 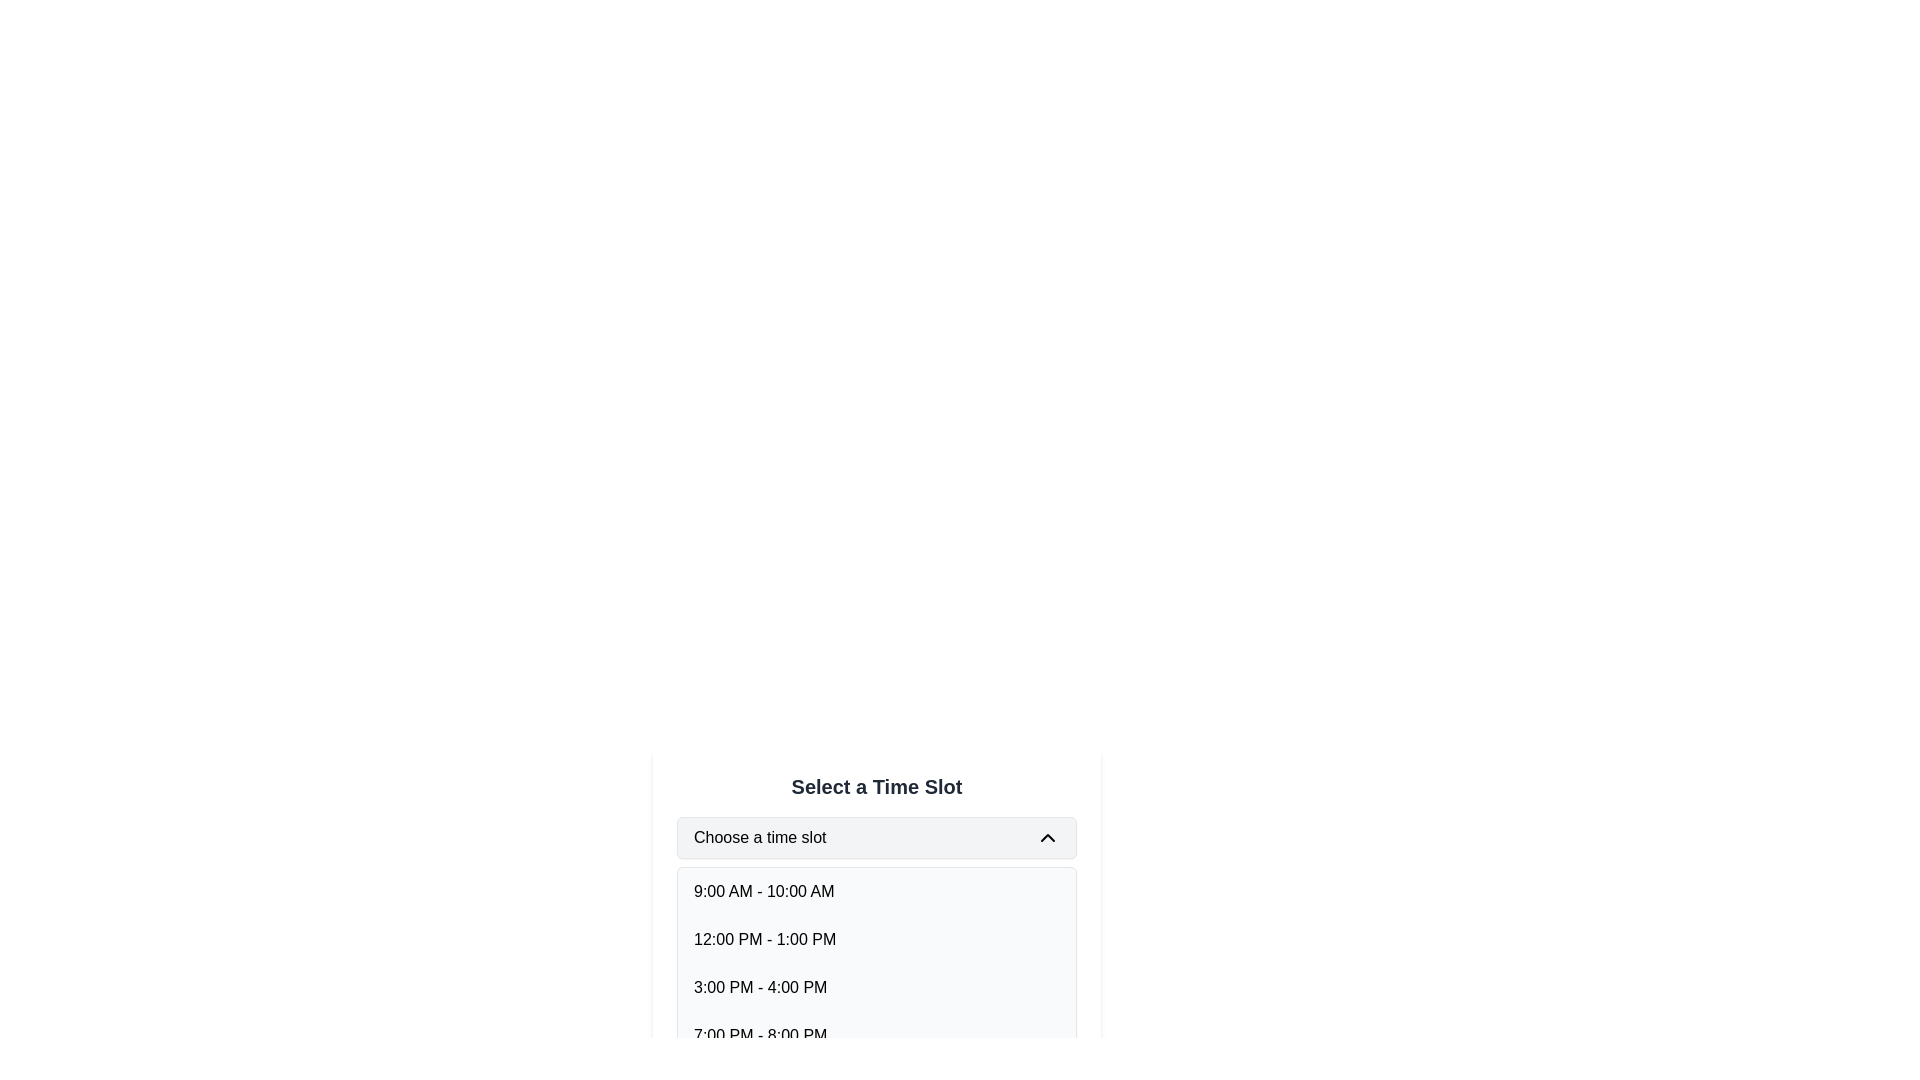 I want to click on the List item displaying '9:00 AM - 10:00 AM' that changes background color to light blue upon hover, so click(x=877, y=890).